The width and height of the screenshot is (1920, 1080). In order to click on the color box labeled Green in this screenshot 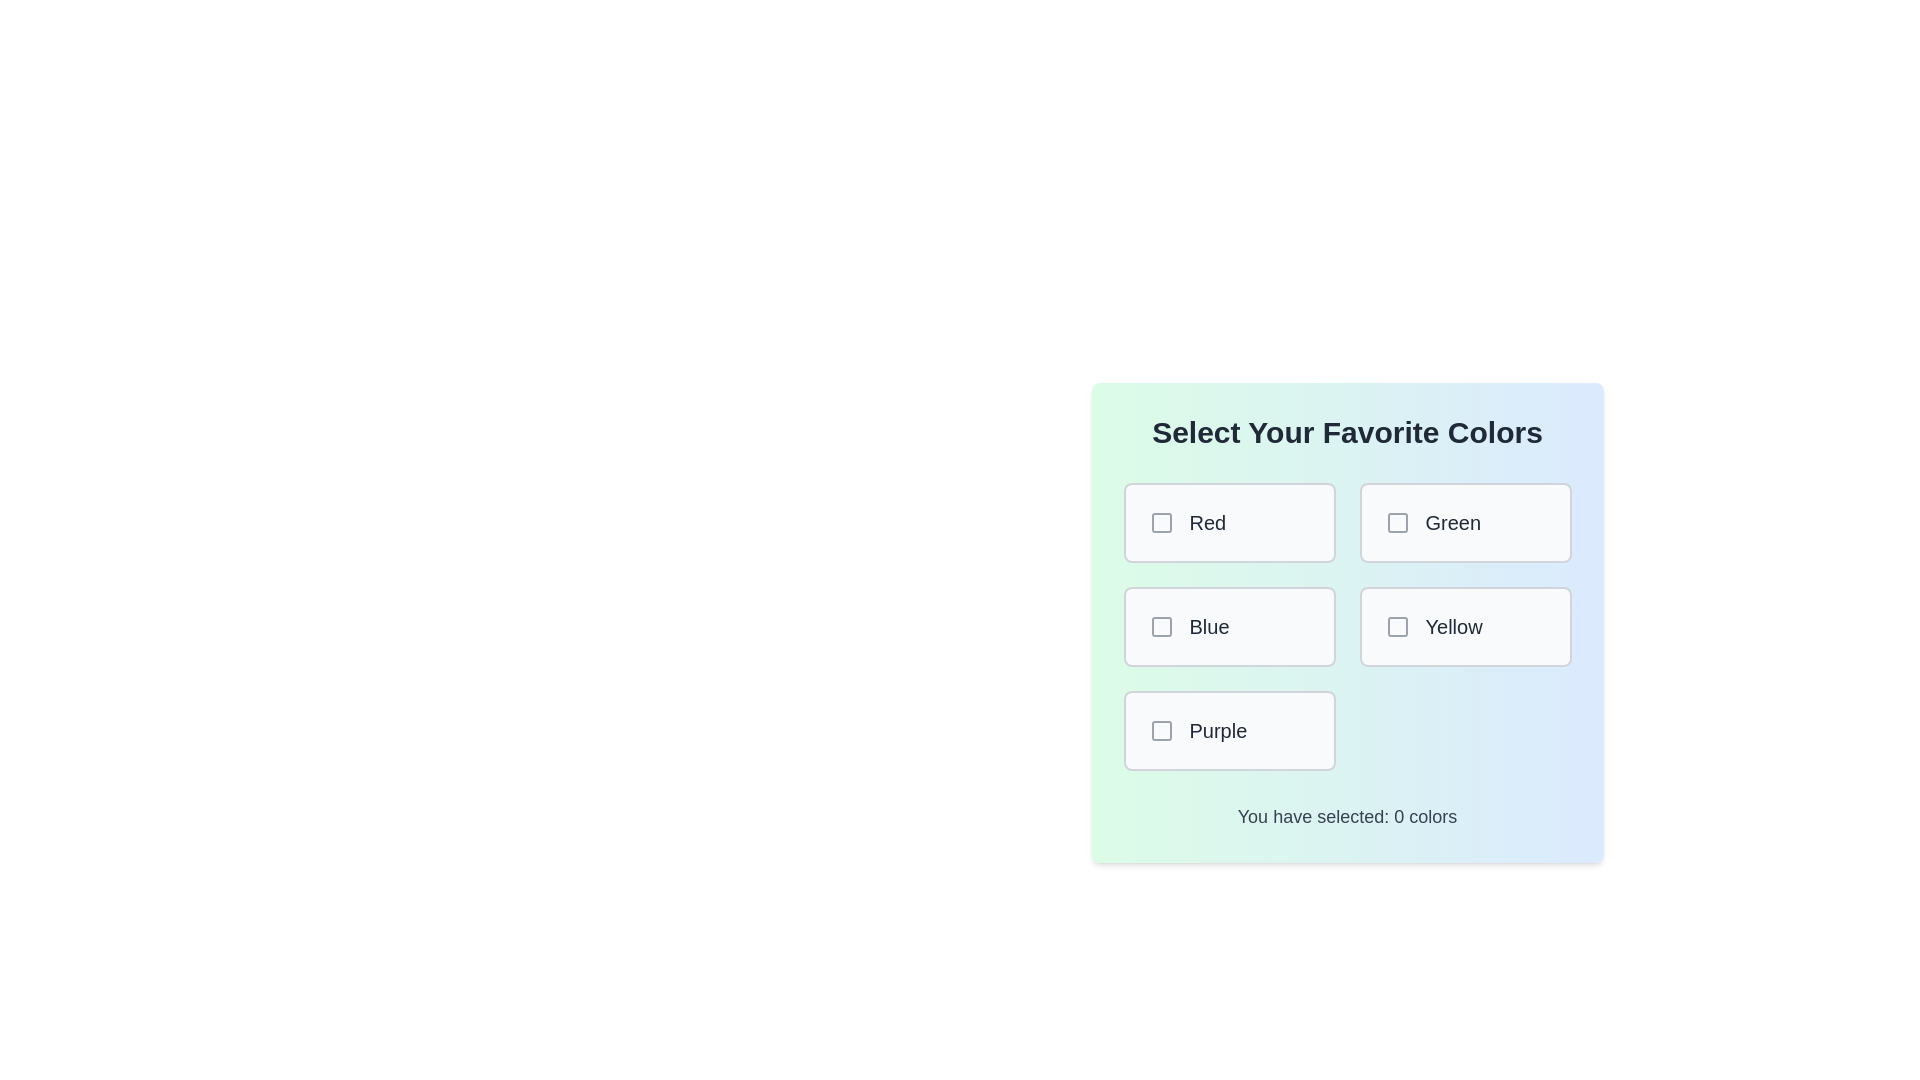, I will do `click(1465, 522)`.